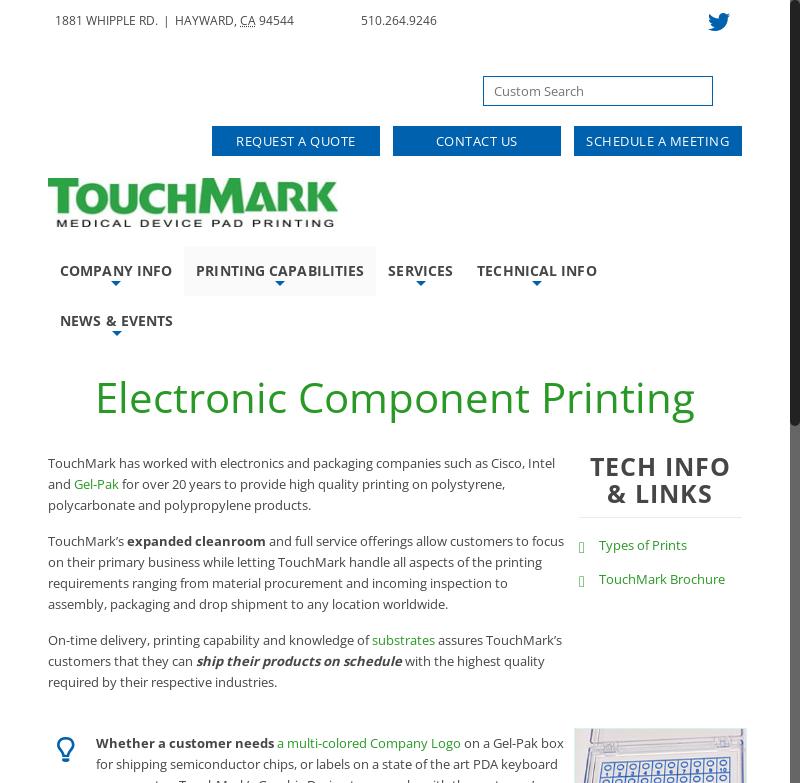 Image resolution: width=800 pixels, height=783 pixels. I want to click on '510.264.9246', so click(398, 20).